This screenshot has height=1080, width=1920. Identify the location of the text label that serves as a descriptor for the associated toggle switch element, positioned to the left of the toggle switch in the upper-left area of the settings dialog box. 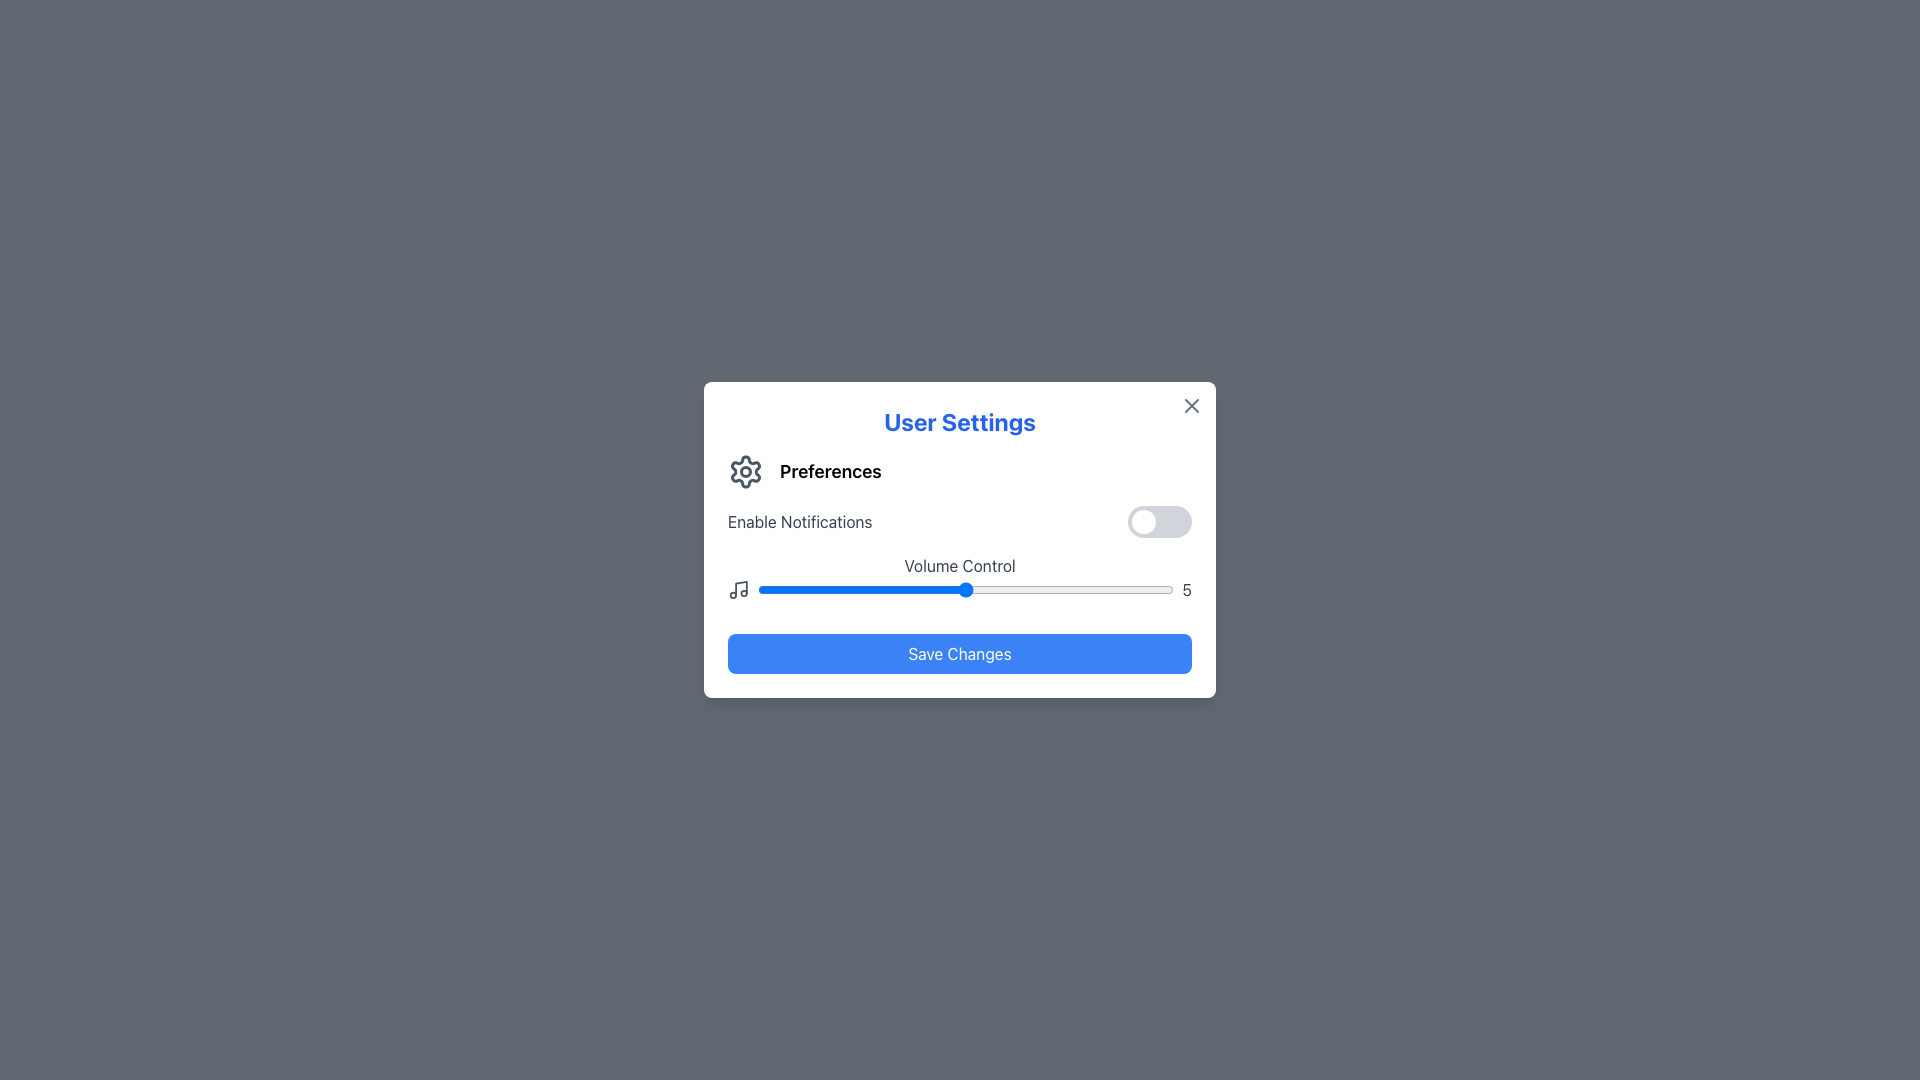
(800, 520).